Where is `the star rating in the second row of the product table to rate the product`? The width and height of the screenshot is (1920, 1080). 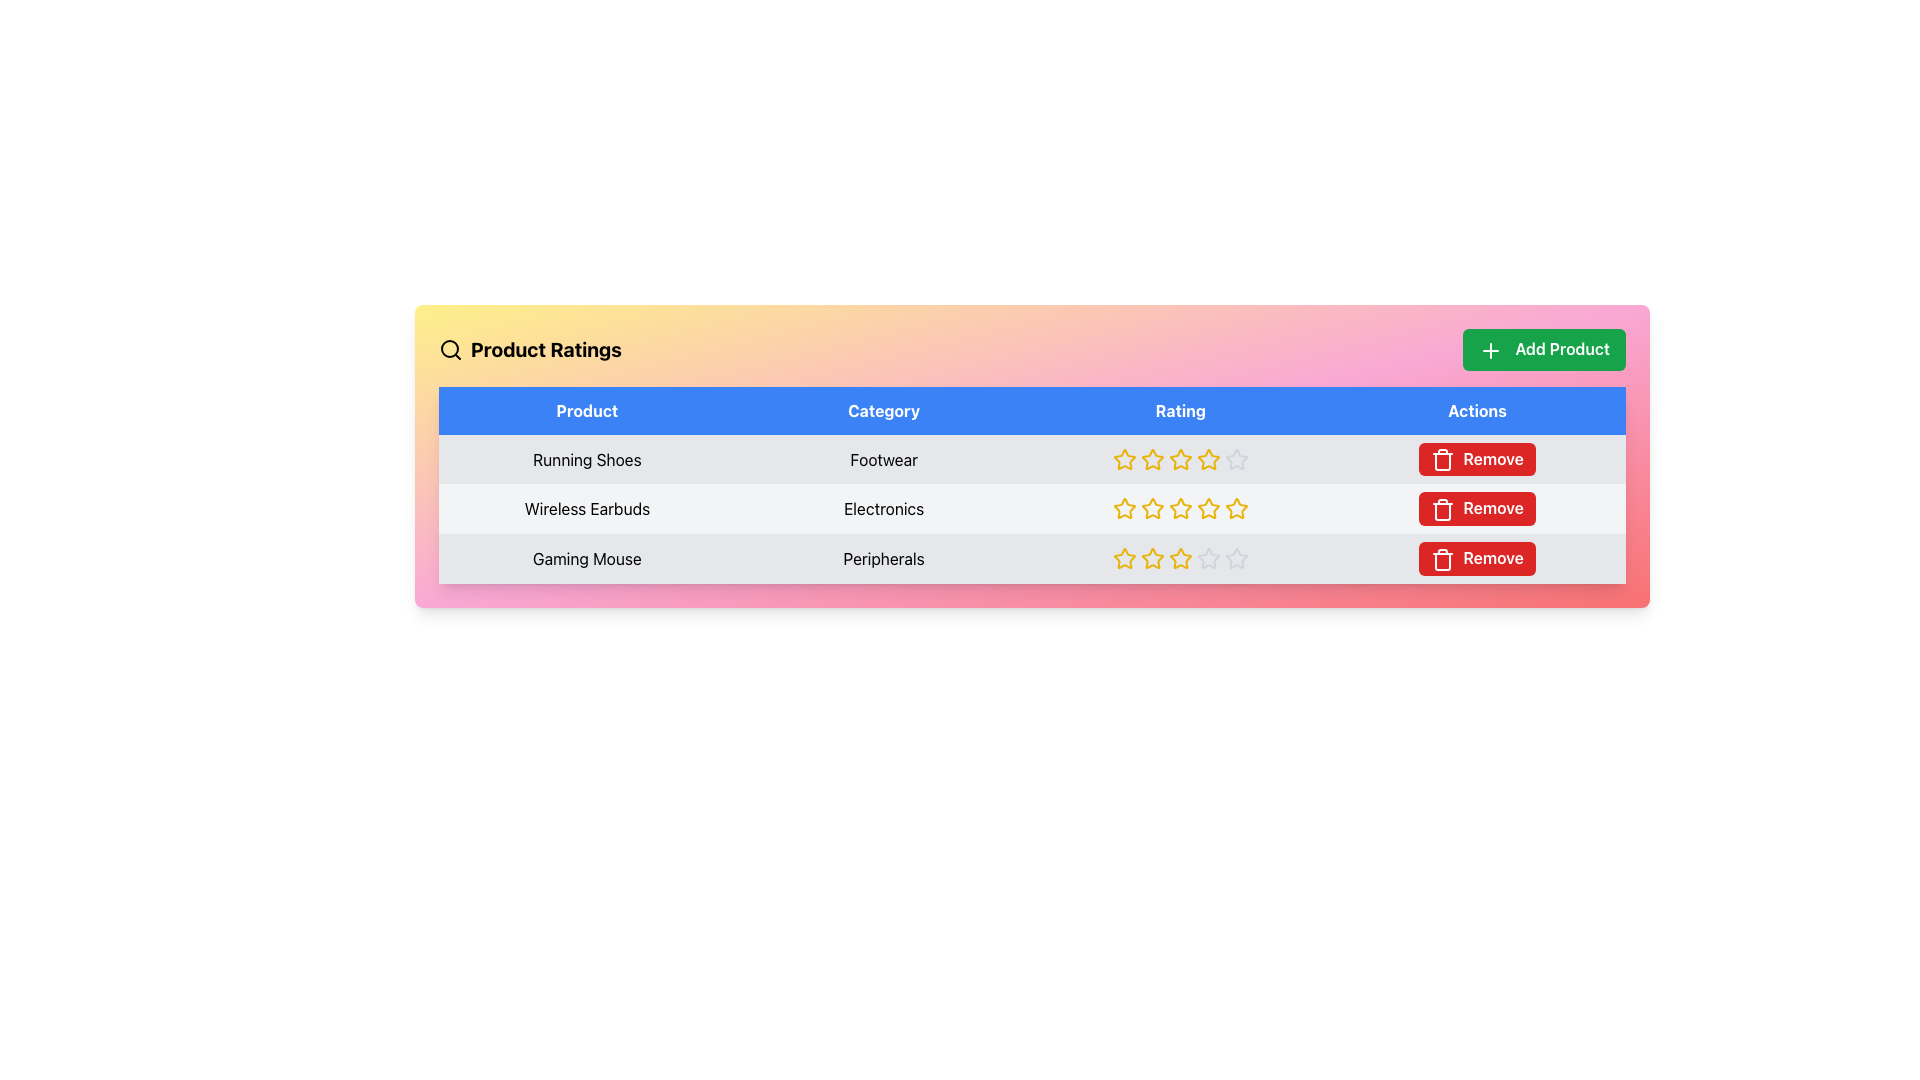 the star rating in the second row of the product table to rate the product is located at coordinates (1032, 508).